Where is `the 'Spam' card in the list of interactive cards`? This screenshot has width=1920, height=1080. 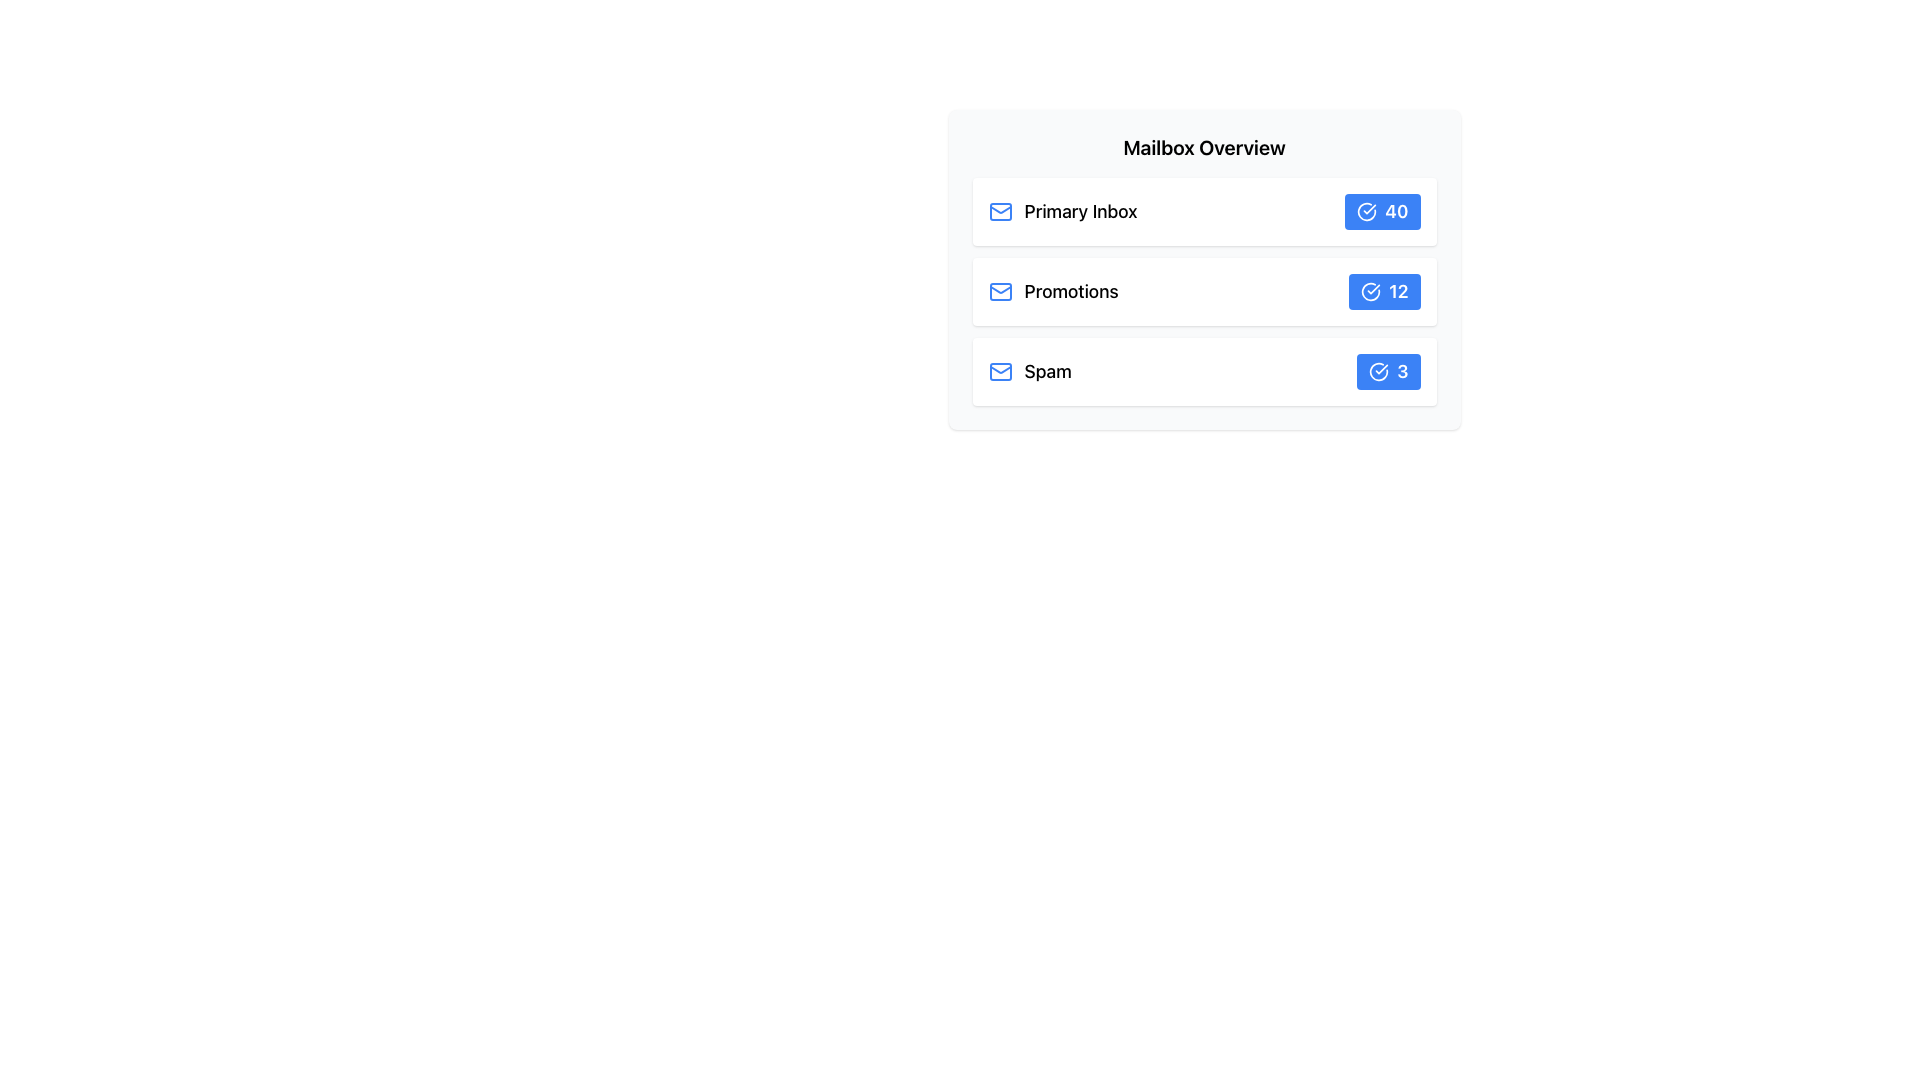
the 'Spam' card in the list of interactive cards is located at coordinates (1203, 371).